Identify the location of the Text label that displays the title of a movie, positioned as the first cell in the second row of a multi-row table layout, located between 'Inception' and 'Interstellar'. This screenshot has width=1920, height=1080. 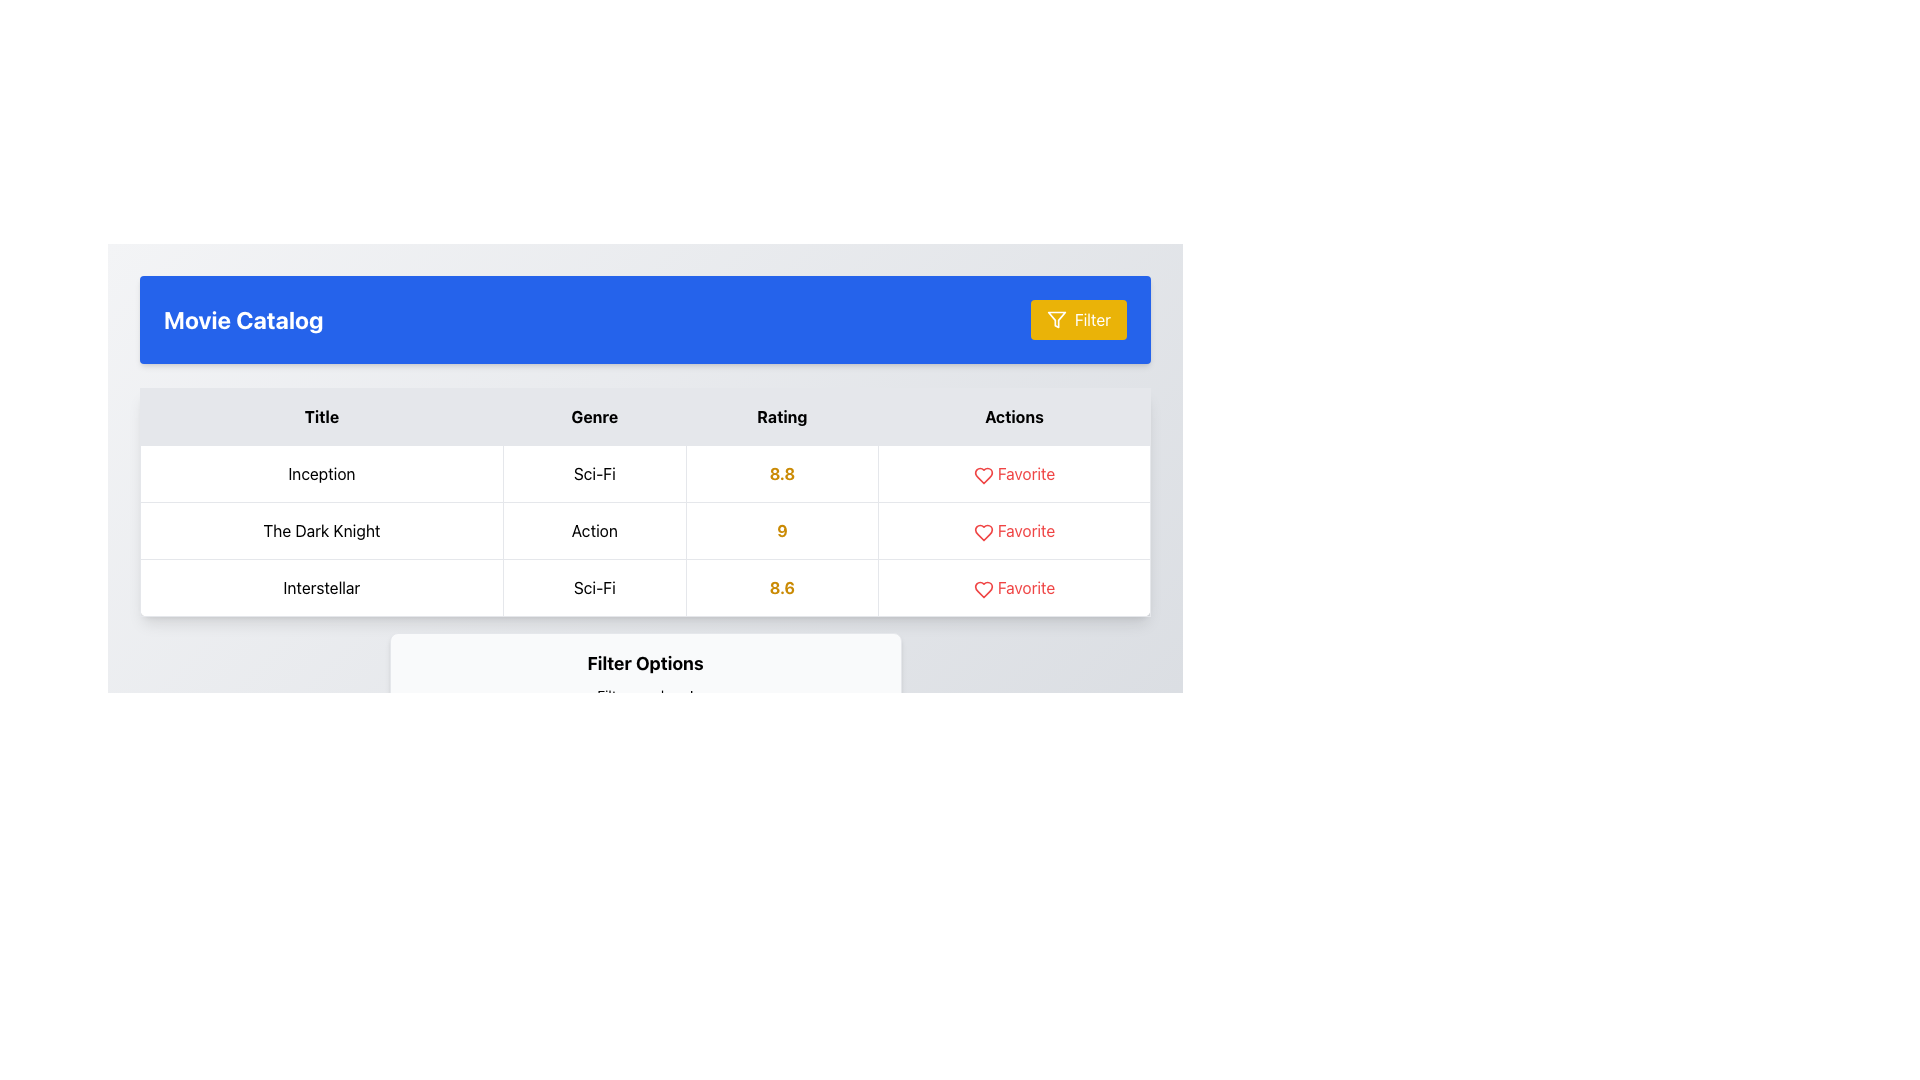
(321, 530).